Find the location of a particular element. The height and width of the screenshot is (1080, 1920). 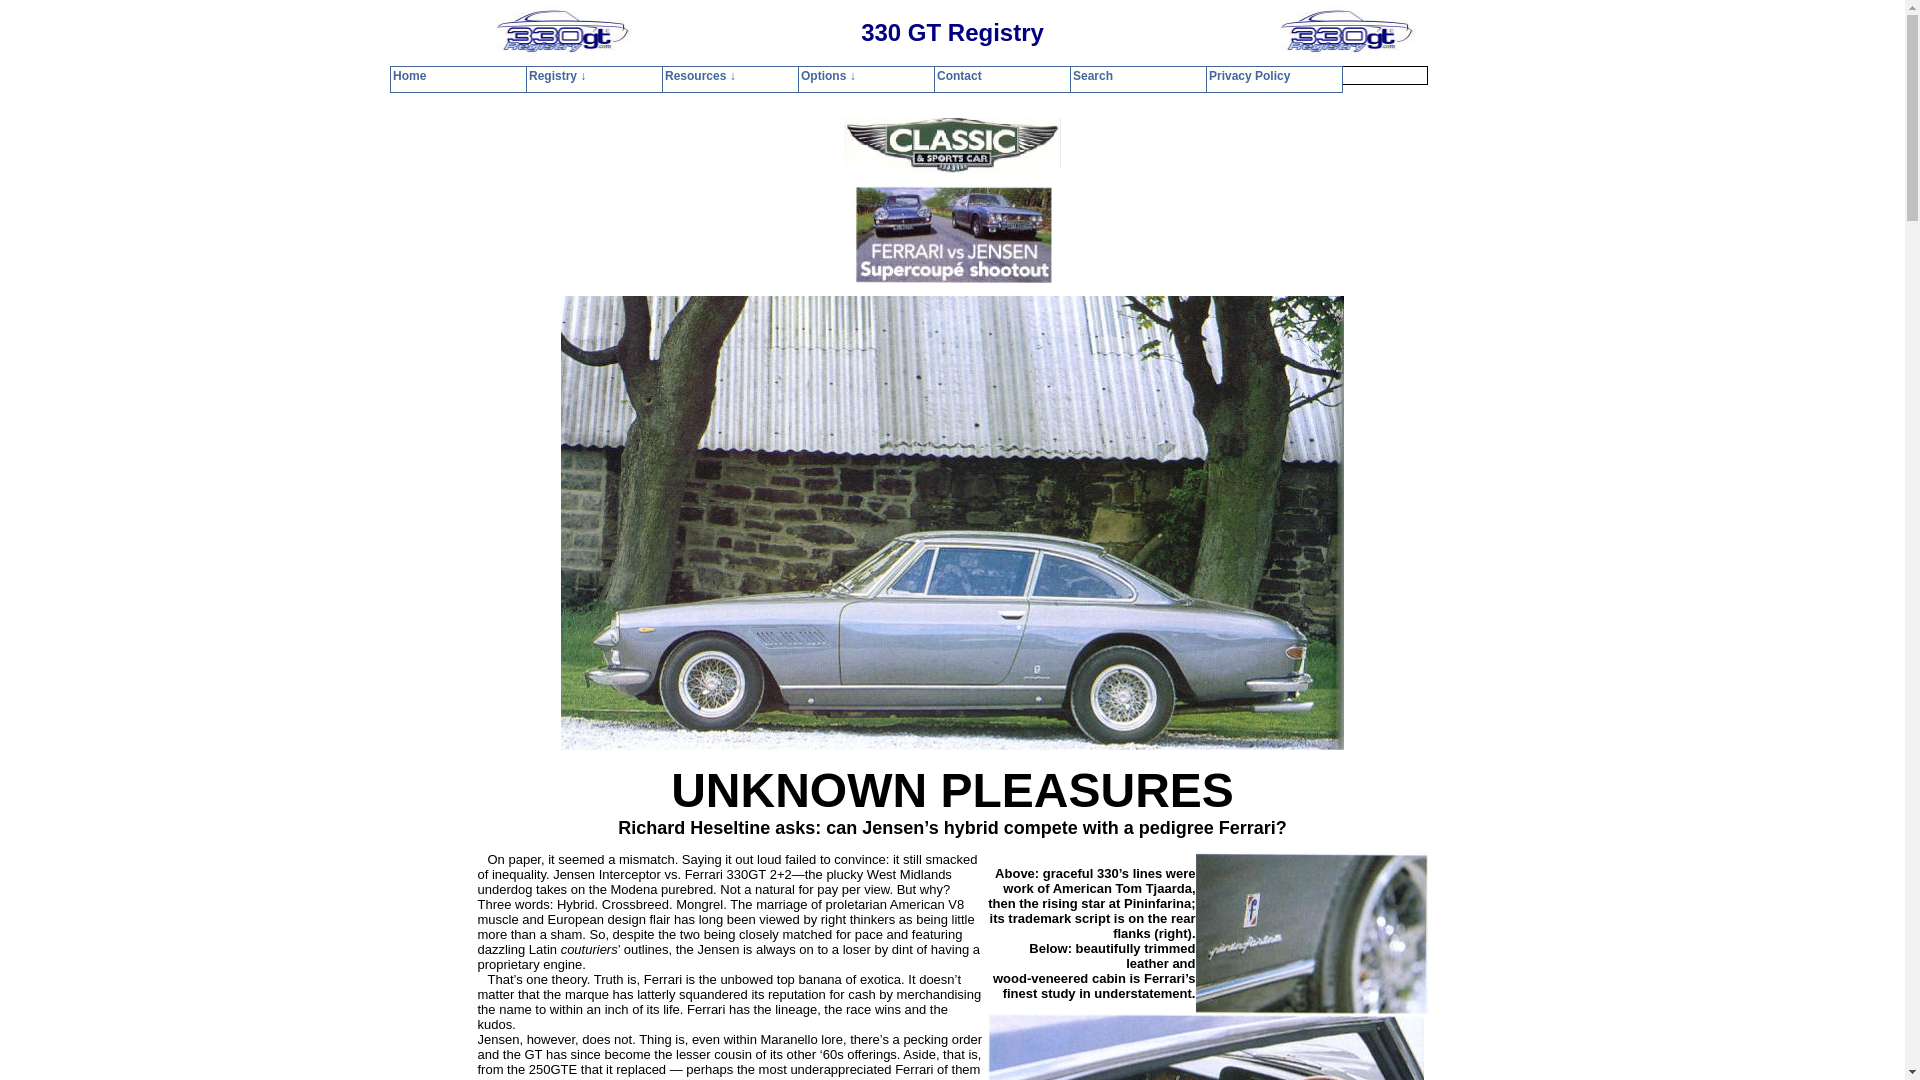

'Registry' is located at coordinates (804, 74).